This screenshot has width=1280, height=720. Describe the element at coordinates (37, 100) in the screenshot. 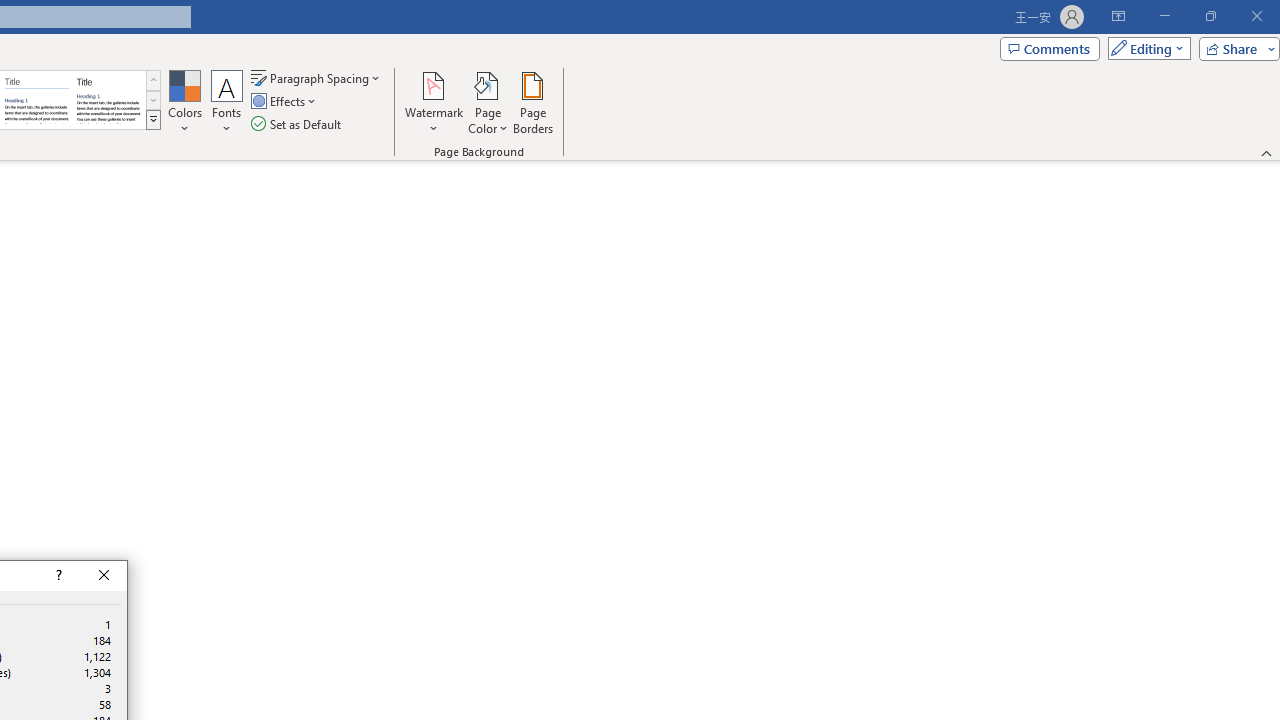

I see `'Word 2010'` at that location.